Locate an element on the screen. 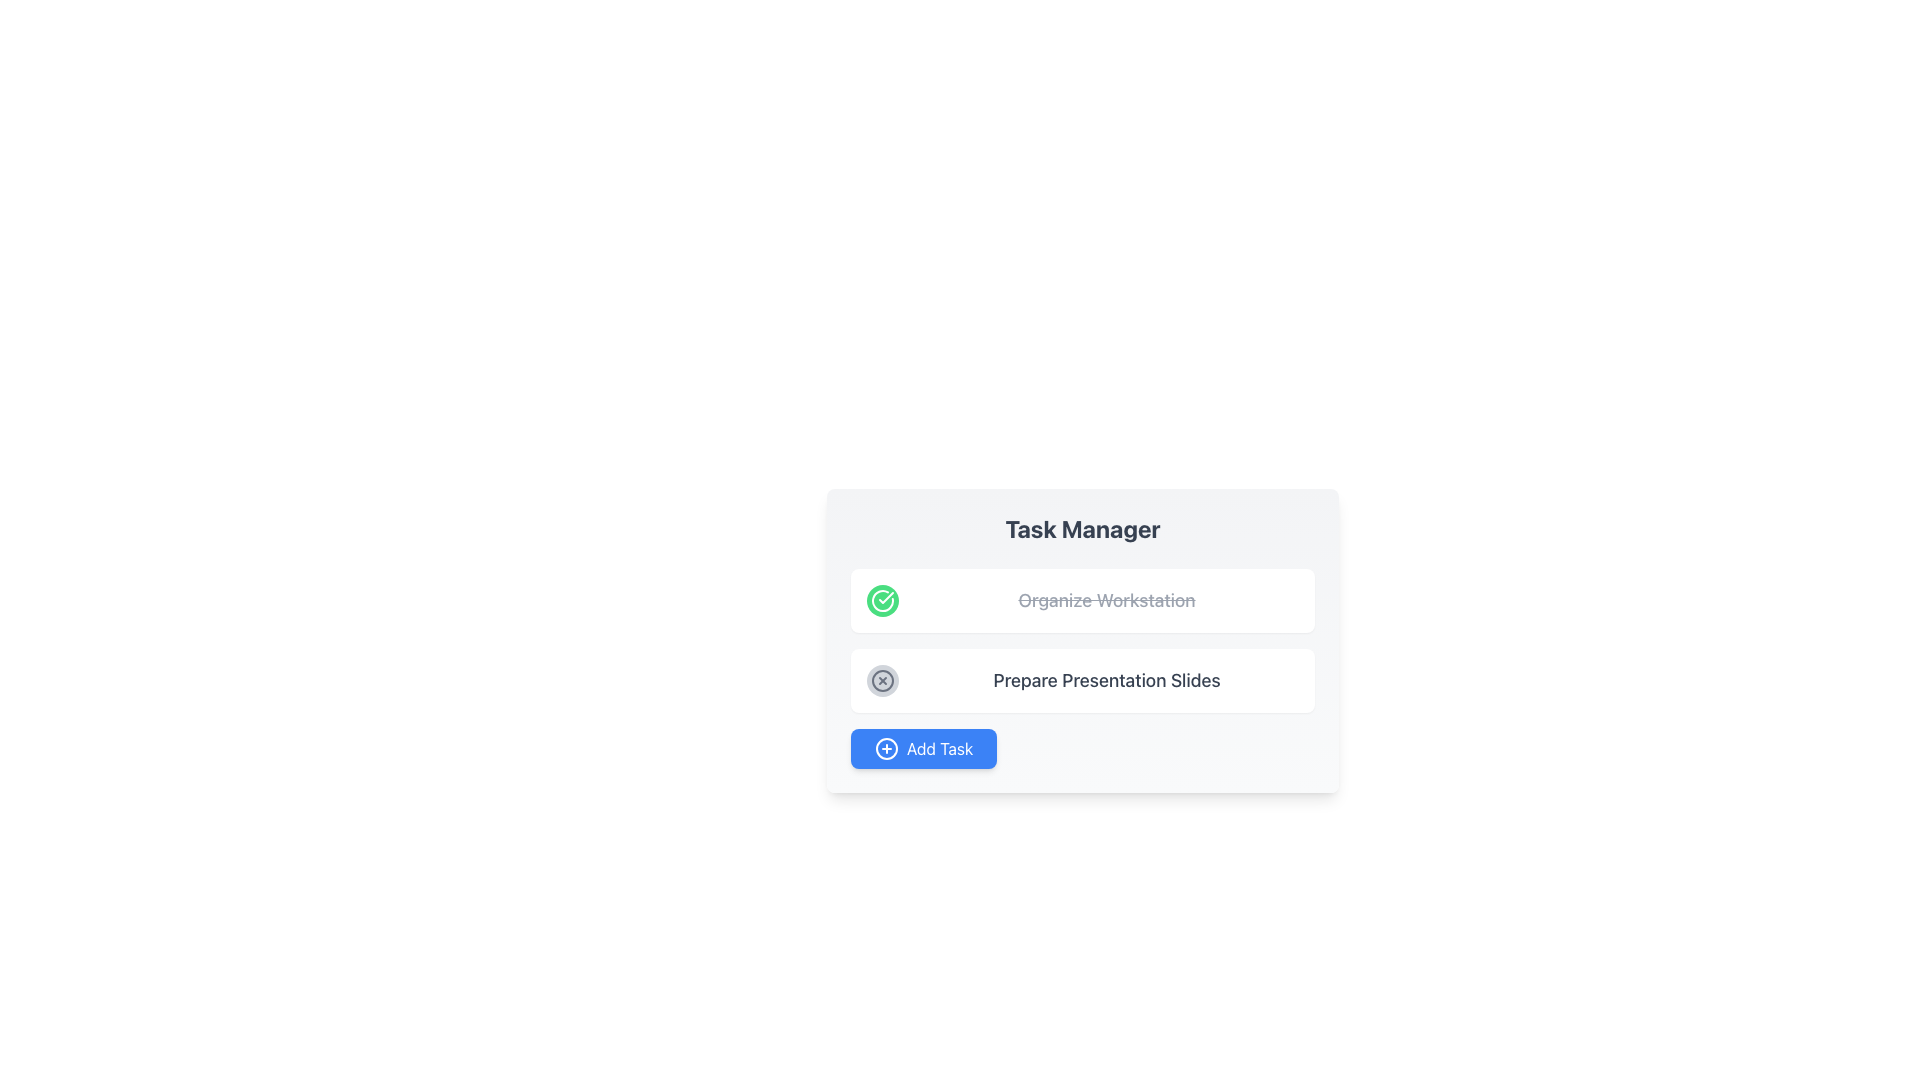  the checkmark icon within the circle on the left side of the first task entry labeled 'Organize Workstation' to interact with it is located at coordinates (885, 596).